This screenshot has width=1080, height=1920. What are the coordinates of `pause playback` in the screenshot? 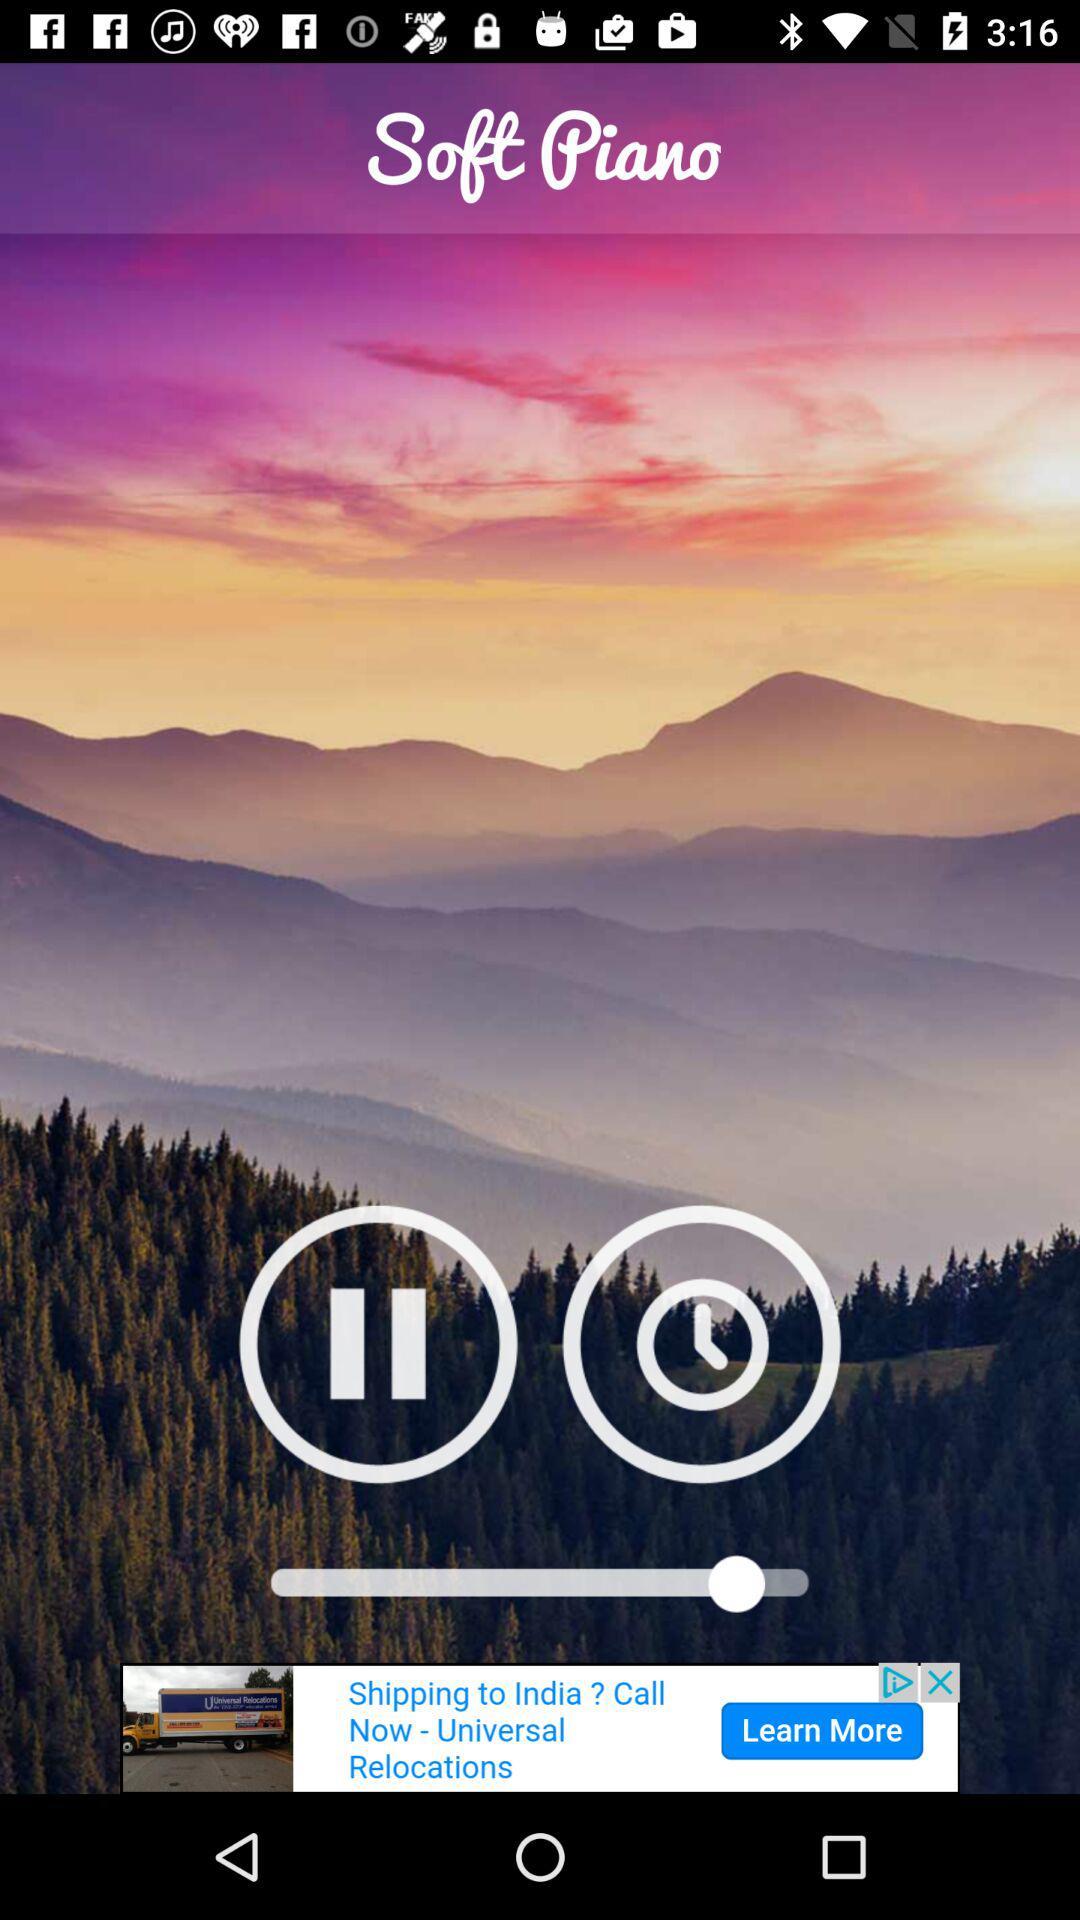 It's located at (378, 1343).